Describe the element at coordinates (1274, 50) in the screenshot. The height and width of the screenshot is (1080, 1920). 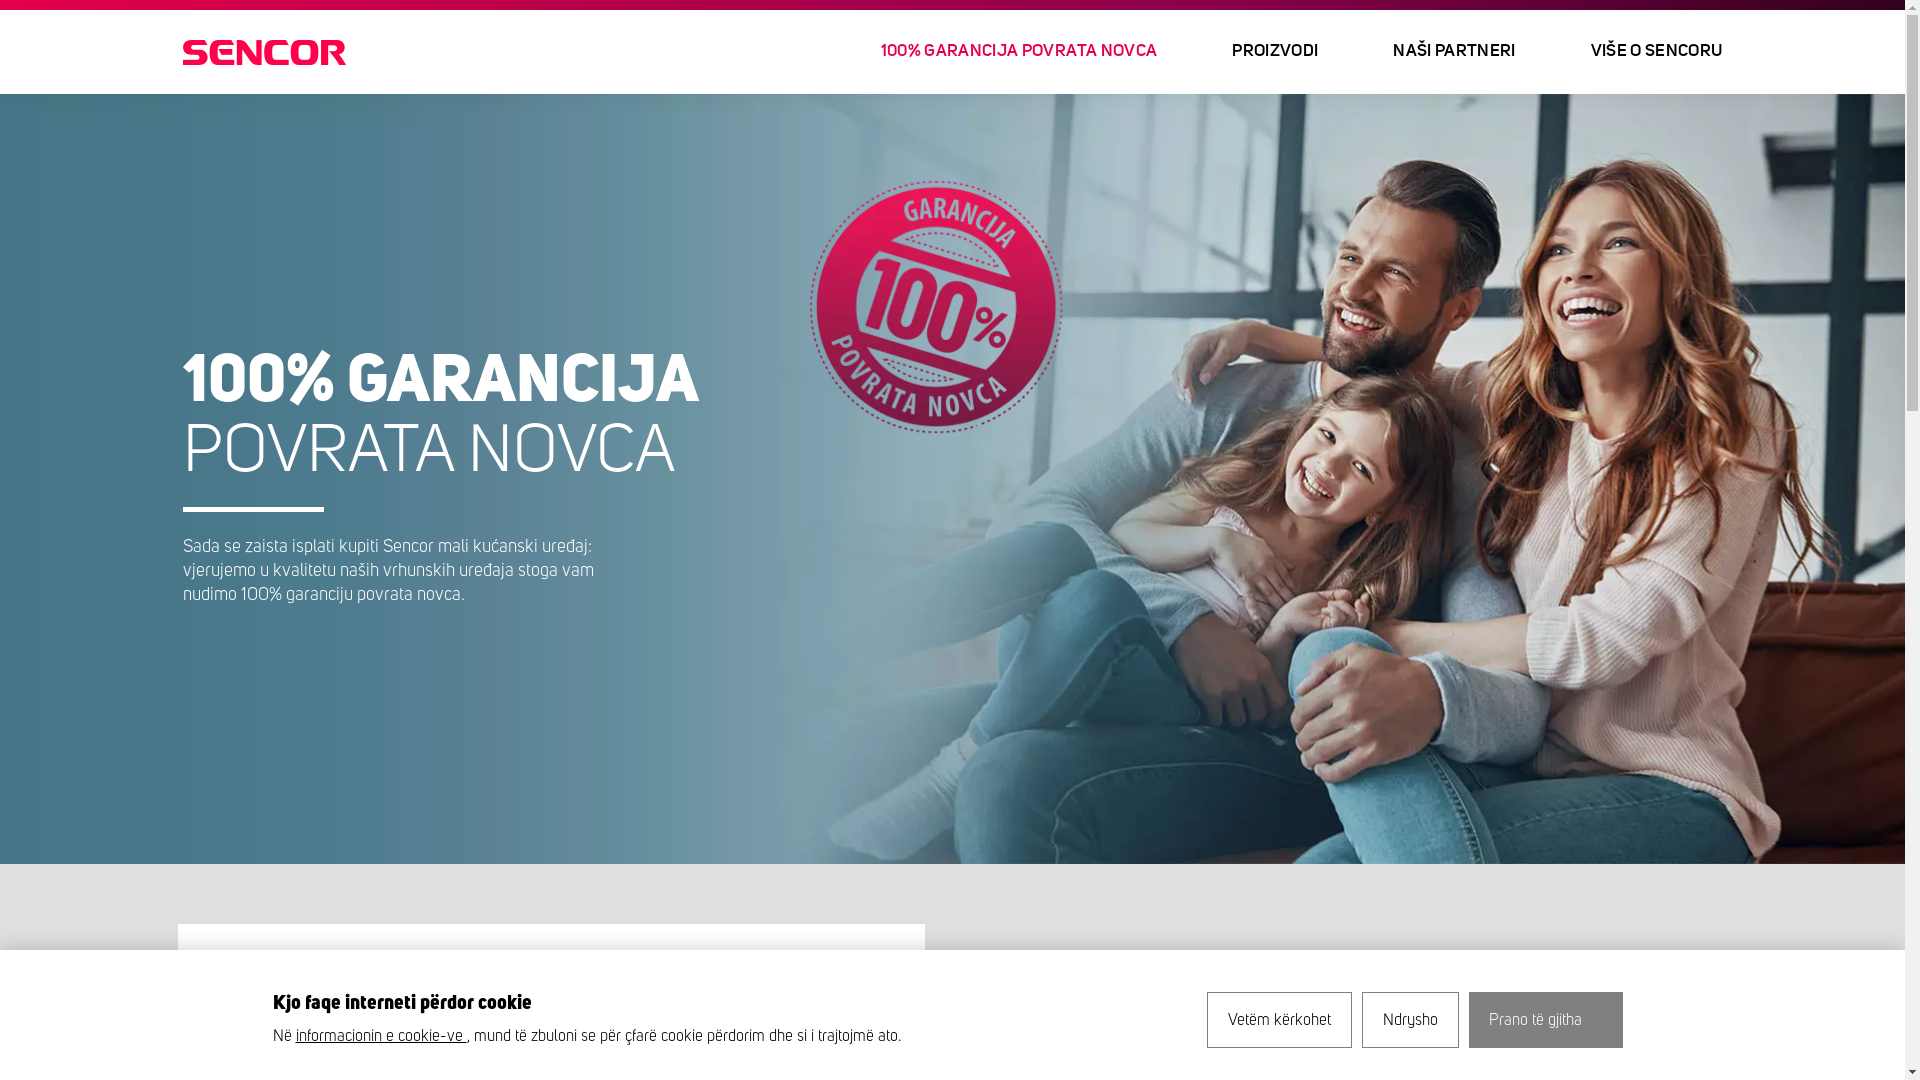
I see `'PROIZVODI'` at that location.